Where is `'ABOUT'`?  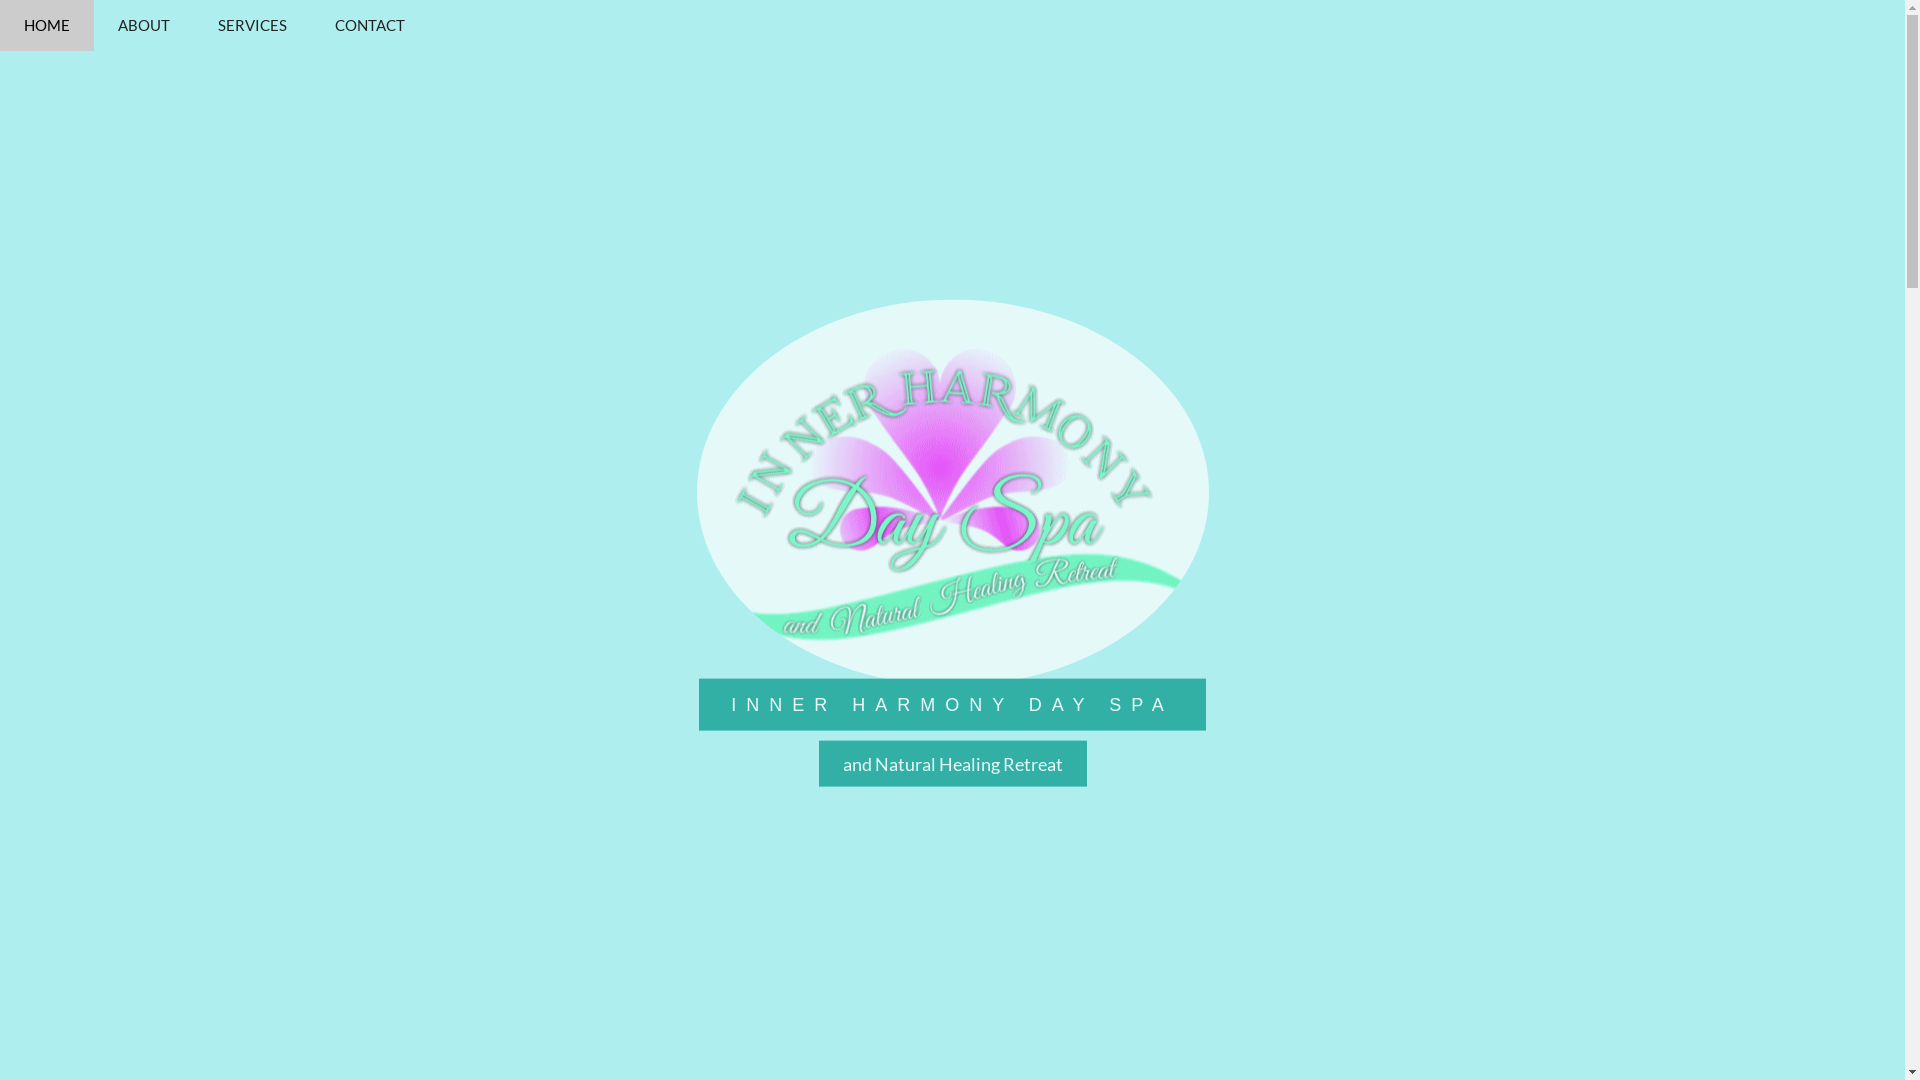 'ABOUT' is located at coordinates (143, 25).